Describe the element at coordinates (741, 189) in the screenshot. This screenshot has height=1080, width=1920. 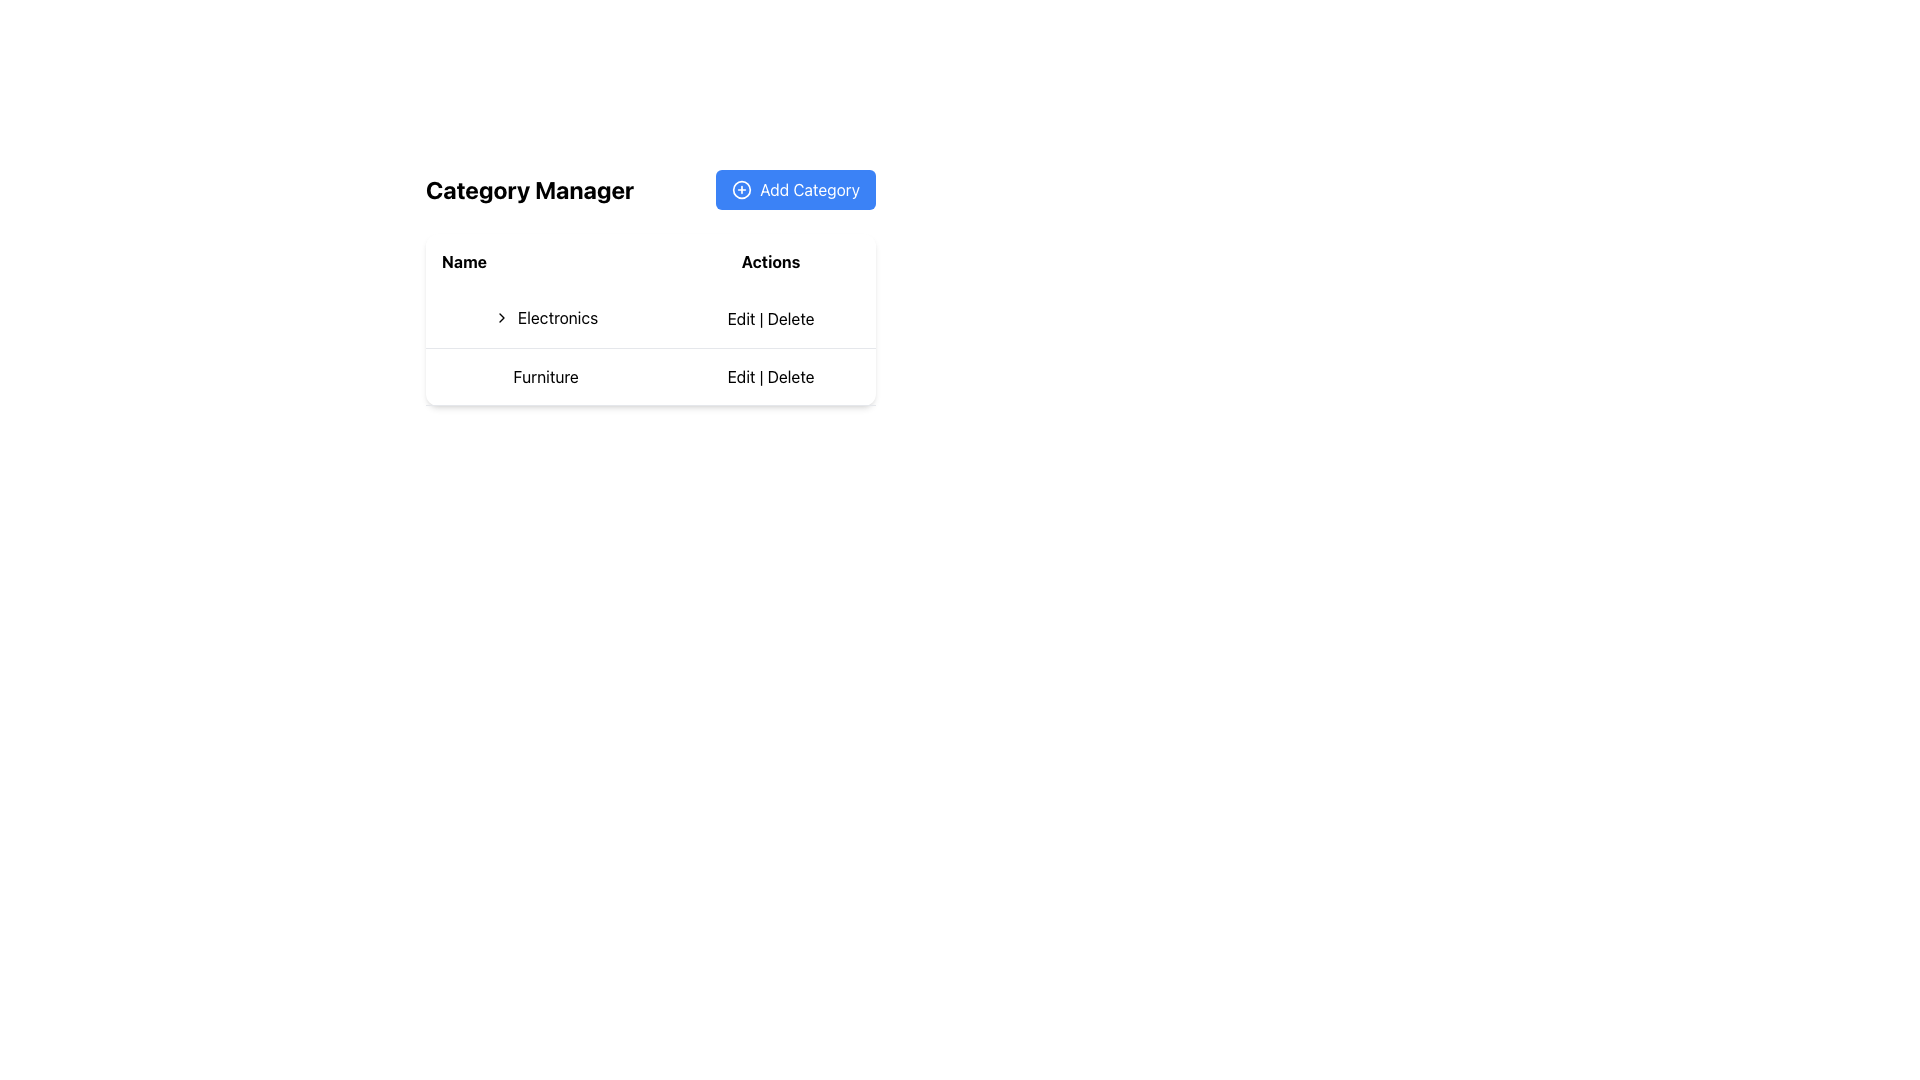
I see `the circular outline of the '+' icon within the 'Add Category' button located in the top-right corner of the 'Category Manager' interface` at that location.